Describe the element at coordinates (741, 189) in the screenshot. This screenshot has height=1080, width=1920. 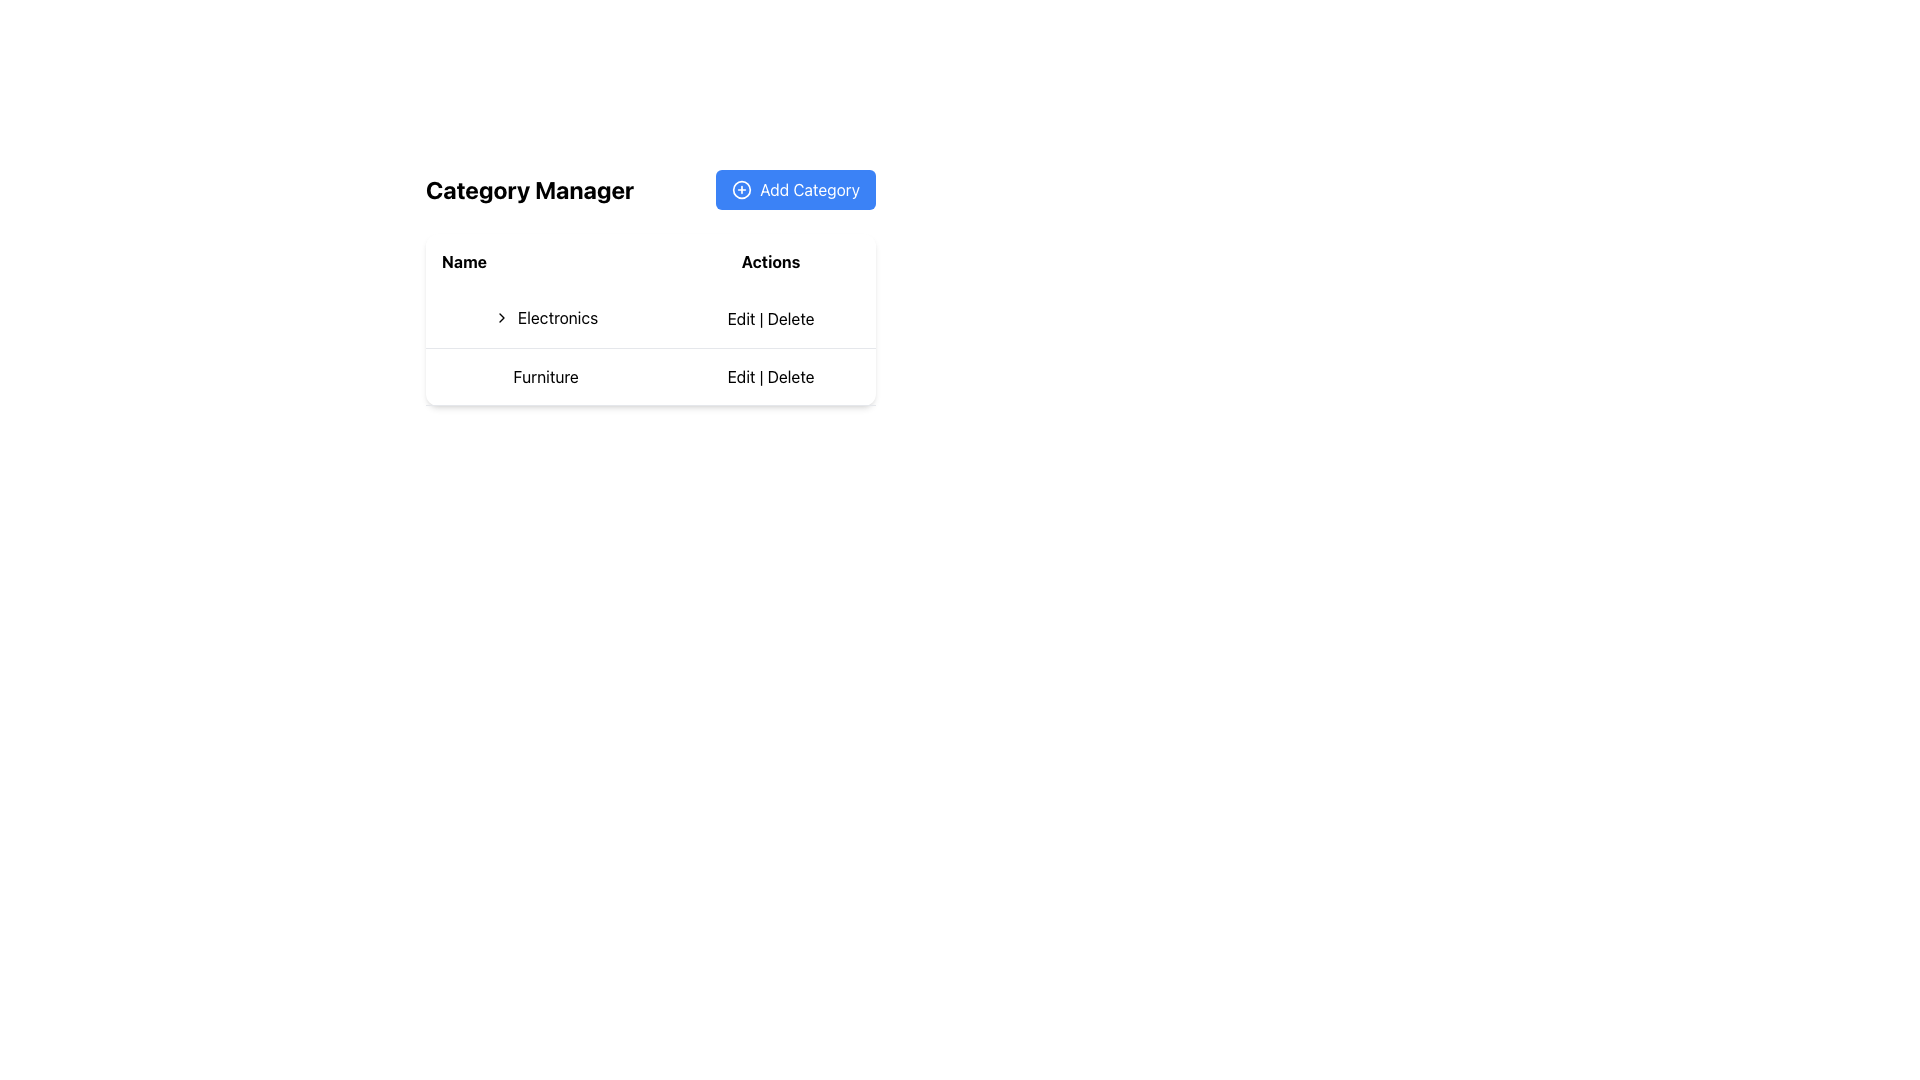
I see `the circular outline of the '+' icon within the 'Add Category' button located in the top-right corner of the 'Category Manager' interface` at that location.